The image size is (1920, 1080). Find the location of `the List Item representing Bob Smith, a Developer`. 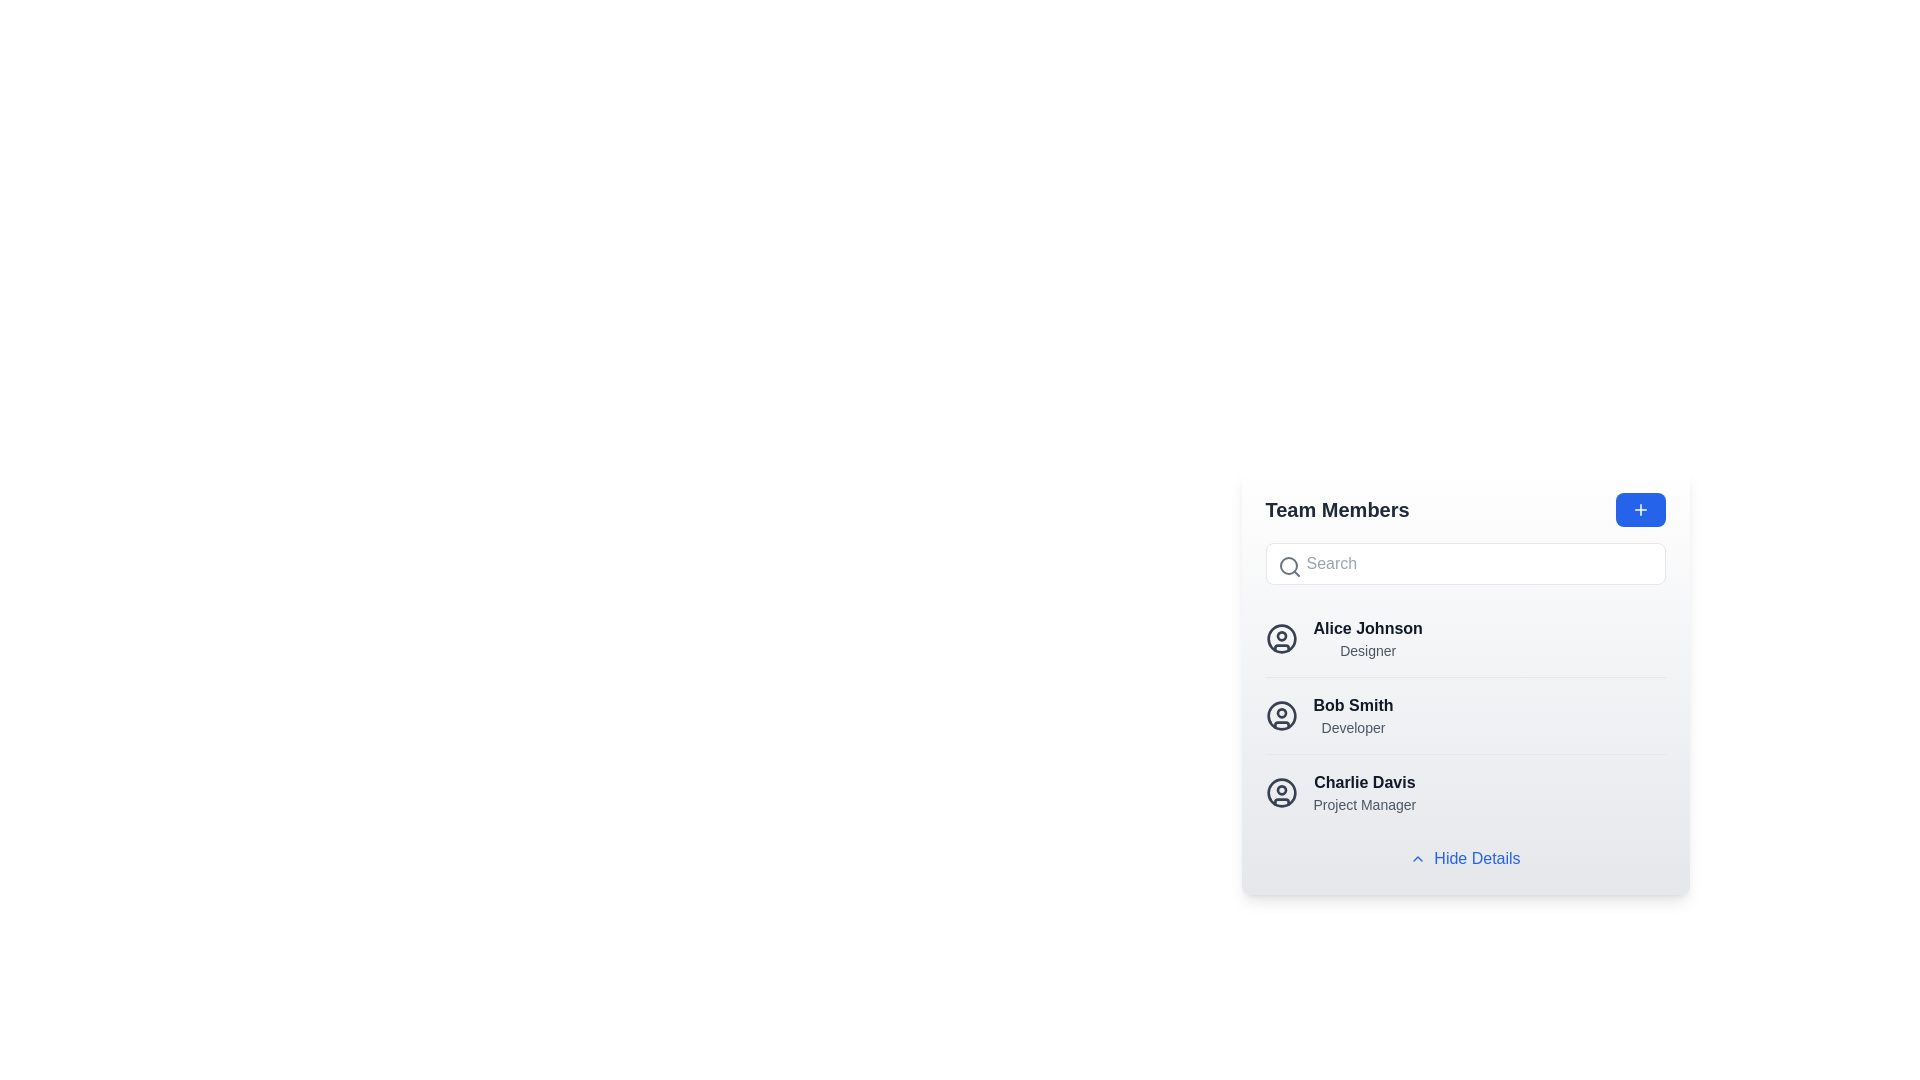

the List Item representing Bob Smith, a Developer is located at coordinates (1465, 715).